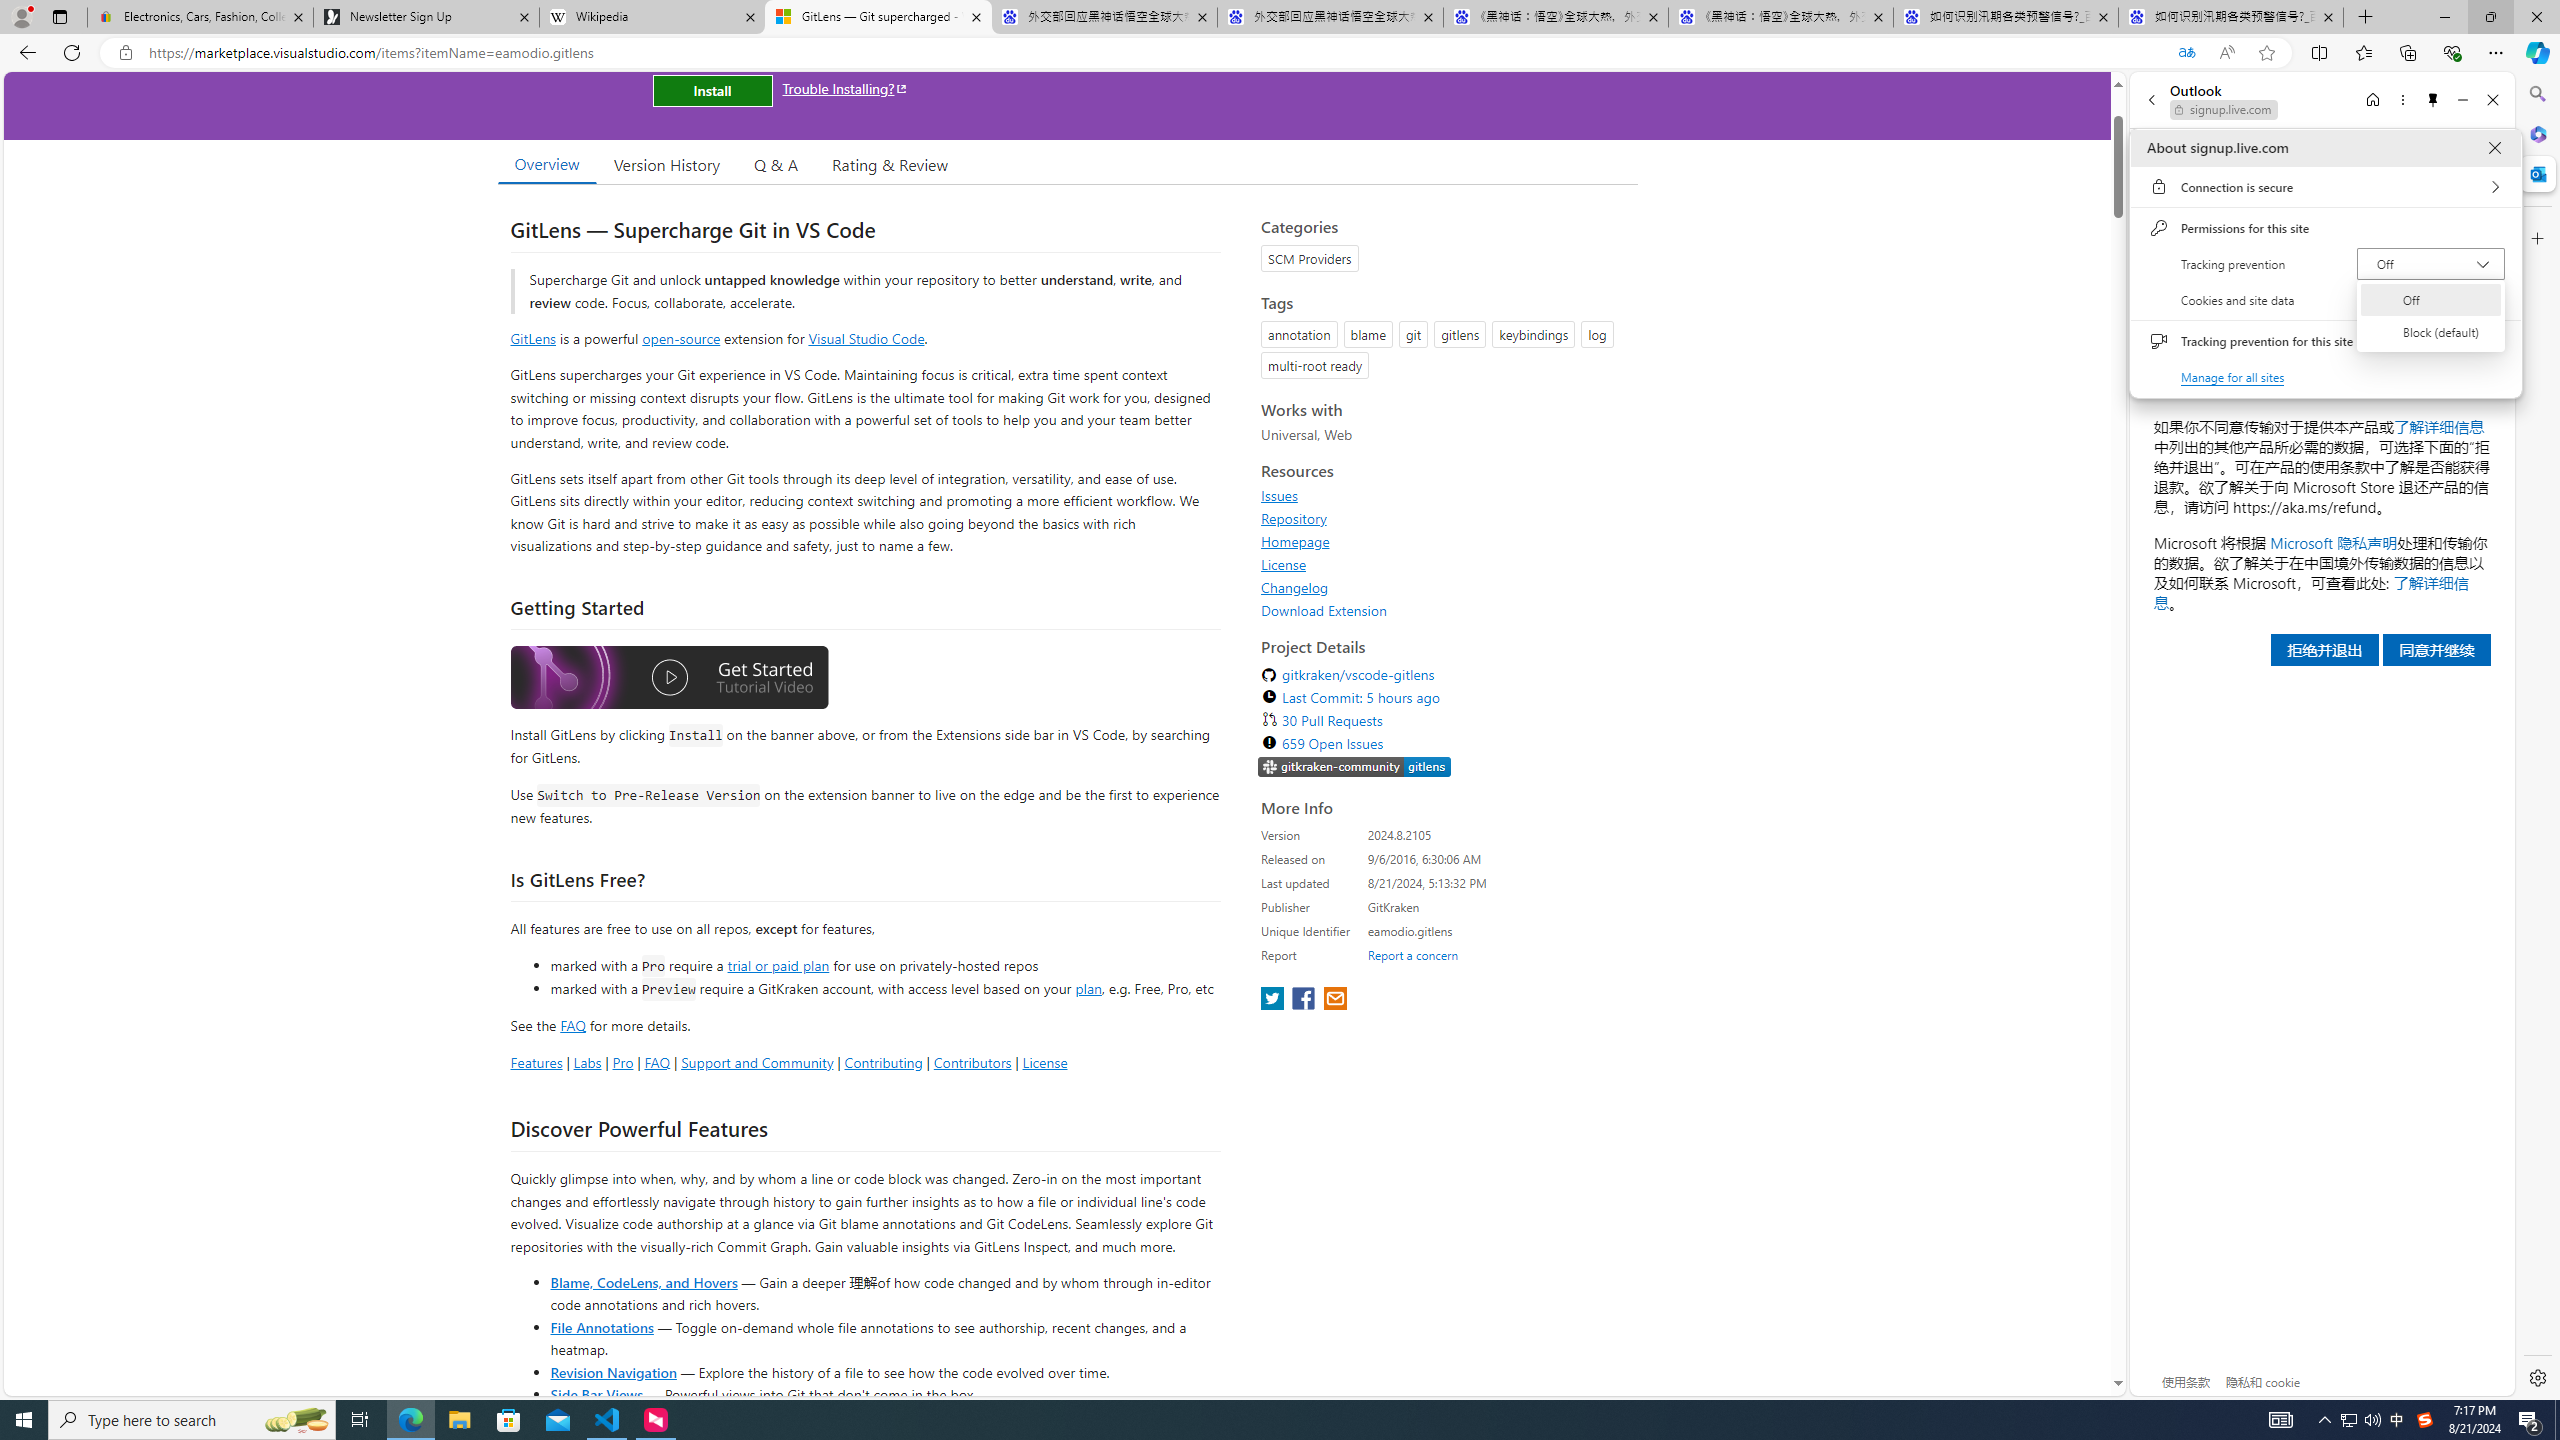 The height and width of the screenshot is (1440, 2560). What do you see at coordinates (607, 1418) in the screenshot?
I see `'Visual Studio Code - 1 running window'` at bounding box center [607, 1418].